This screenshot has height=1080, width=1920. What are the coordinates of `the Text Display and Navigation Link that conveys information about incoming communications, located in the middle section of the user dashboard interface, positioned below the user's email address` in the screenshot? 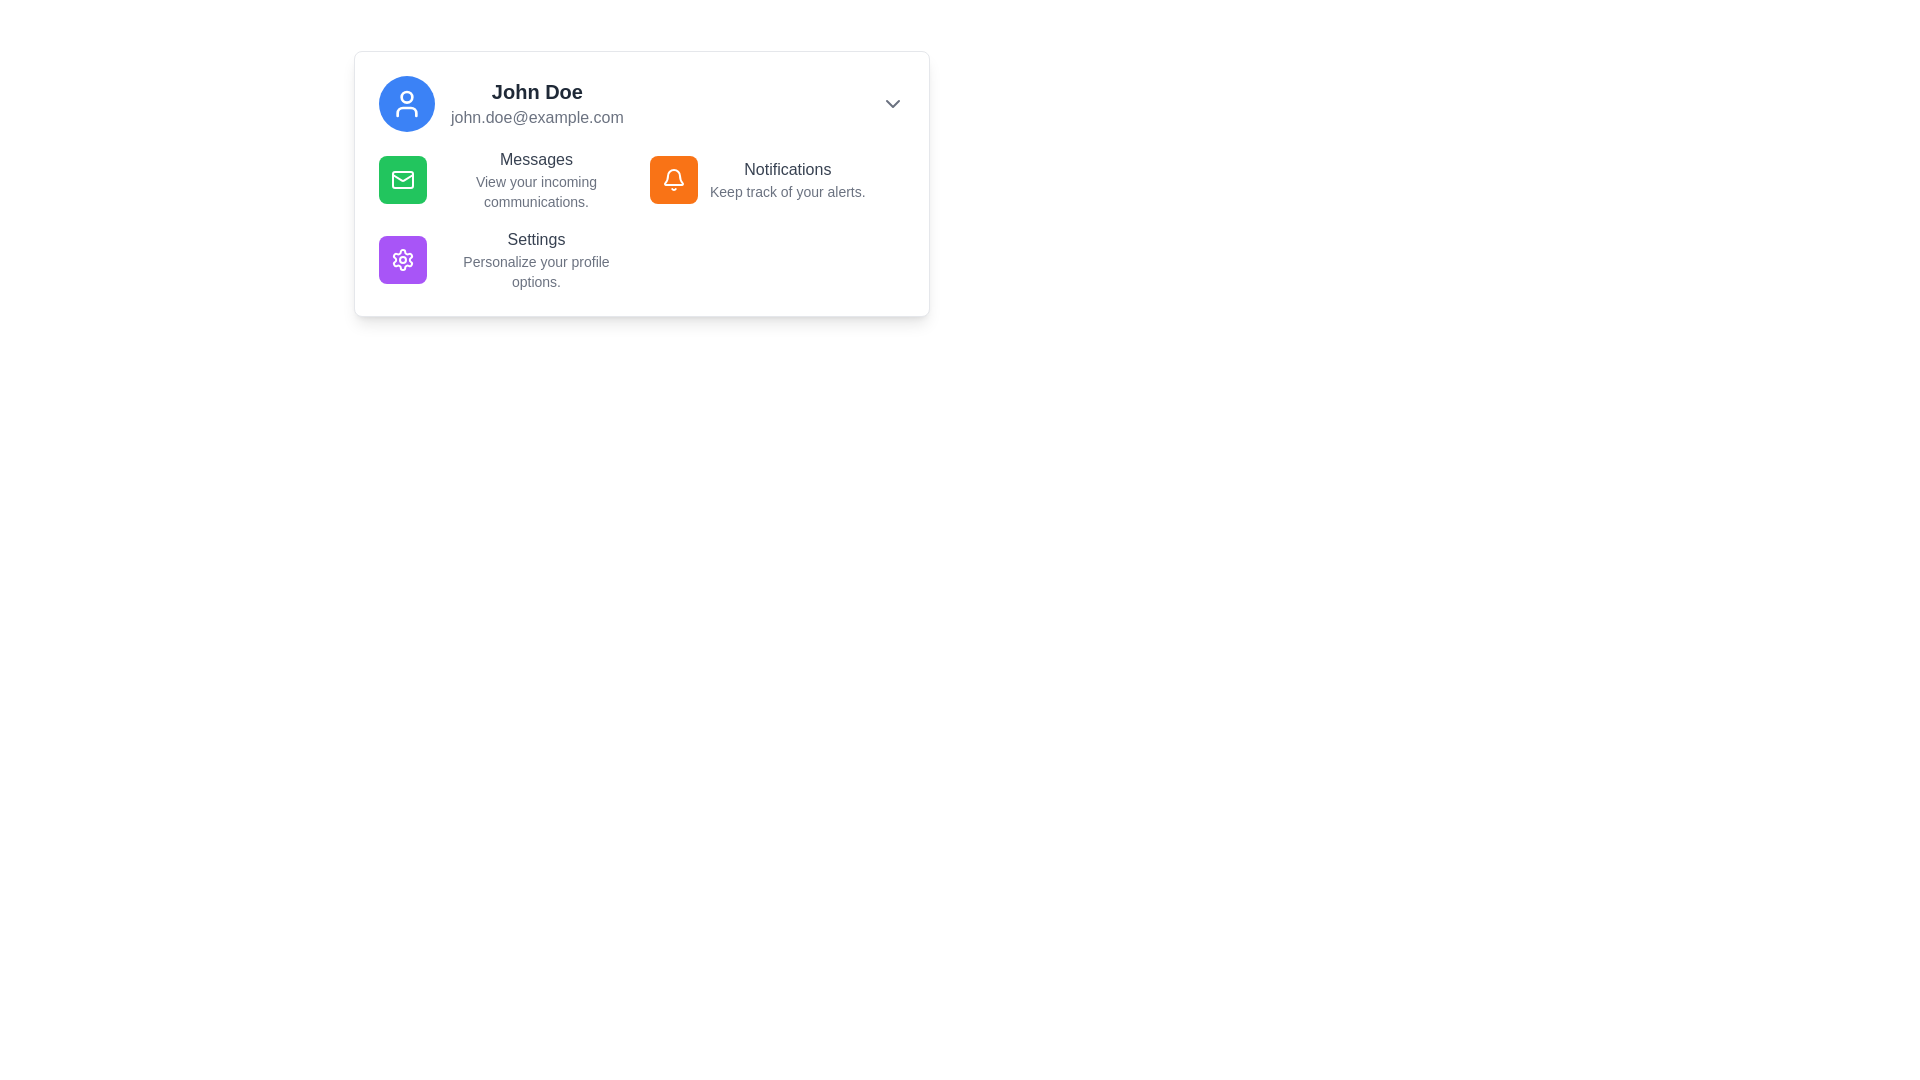 It's located at (536, 180).